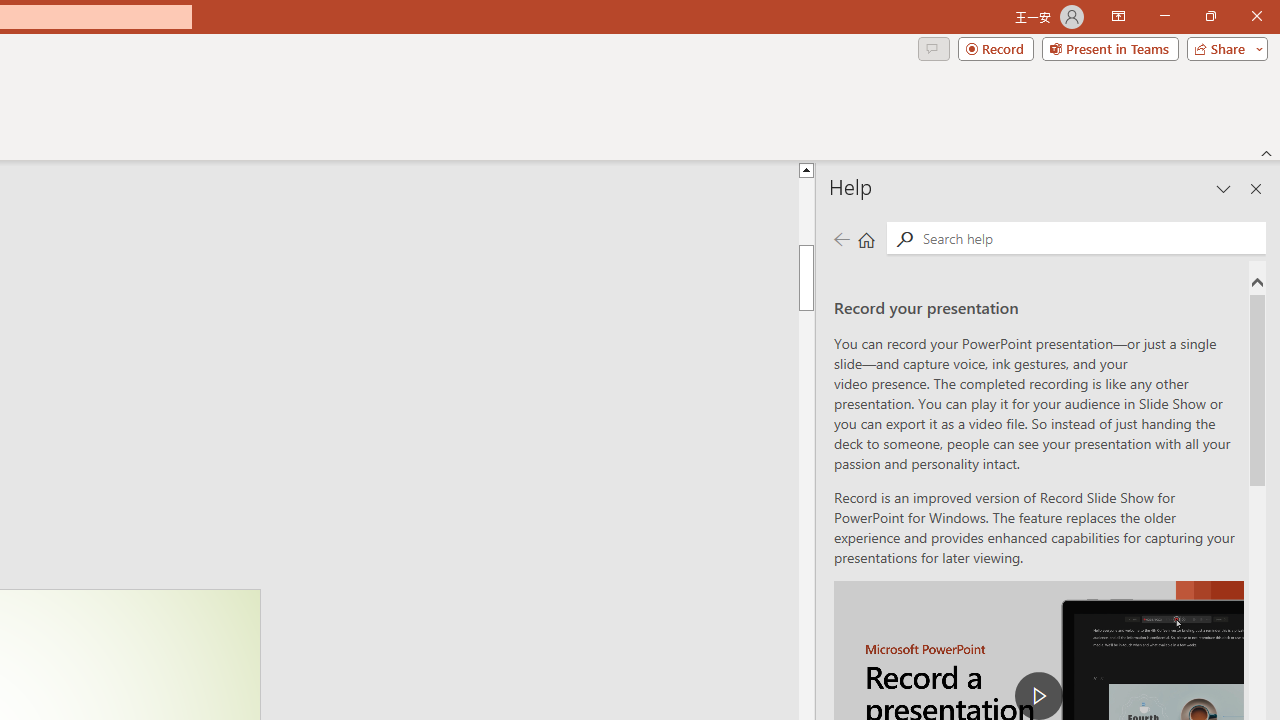 The height and width of the screenshot is (720, 1280). Describe the element at coordinates (1038, 694) in the screenshot. I see `'play Record a Presentation'` at that location.